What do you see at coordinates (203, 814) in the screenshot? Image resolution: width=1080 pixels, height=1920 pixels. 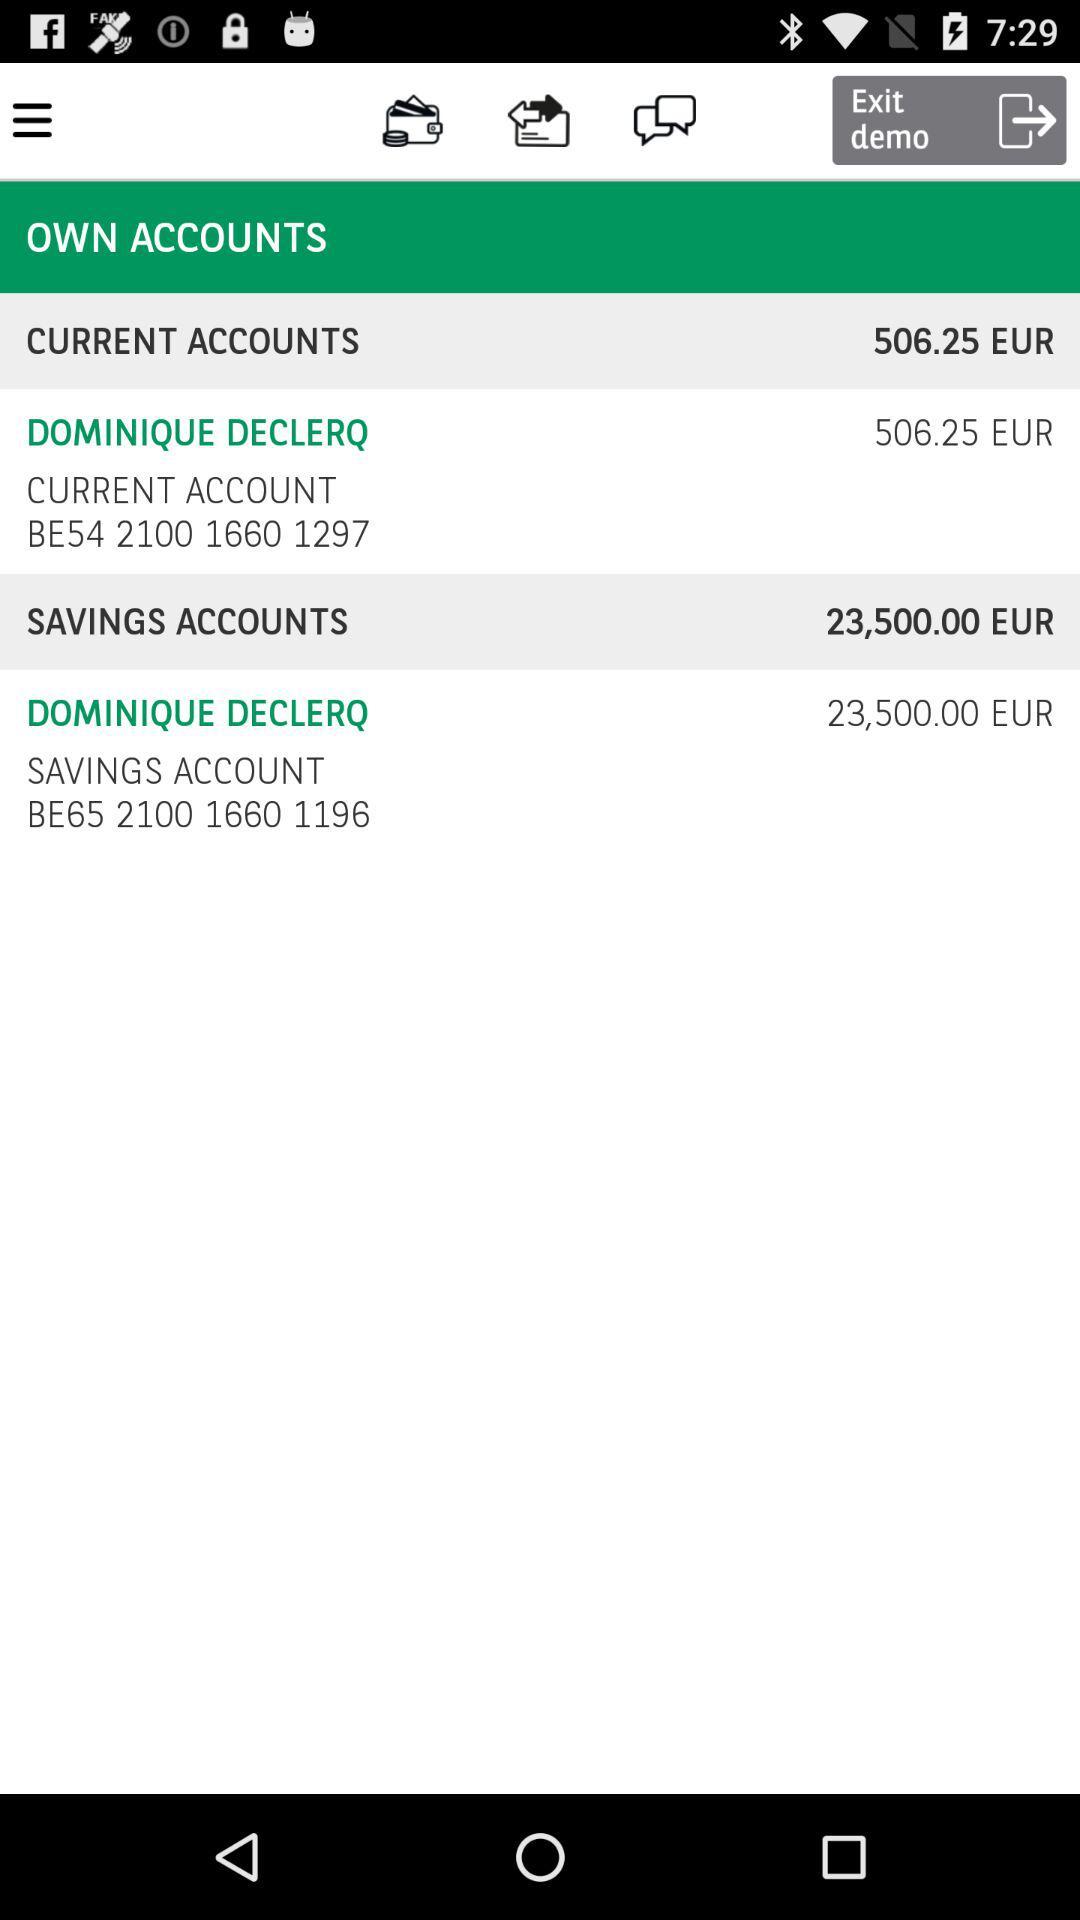 I see `the checkbox below the savings account checkbox` at bounding box center [203, 814].